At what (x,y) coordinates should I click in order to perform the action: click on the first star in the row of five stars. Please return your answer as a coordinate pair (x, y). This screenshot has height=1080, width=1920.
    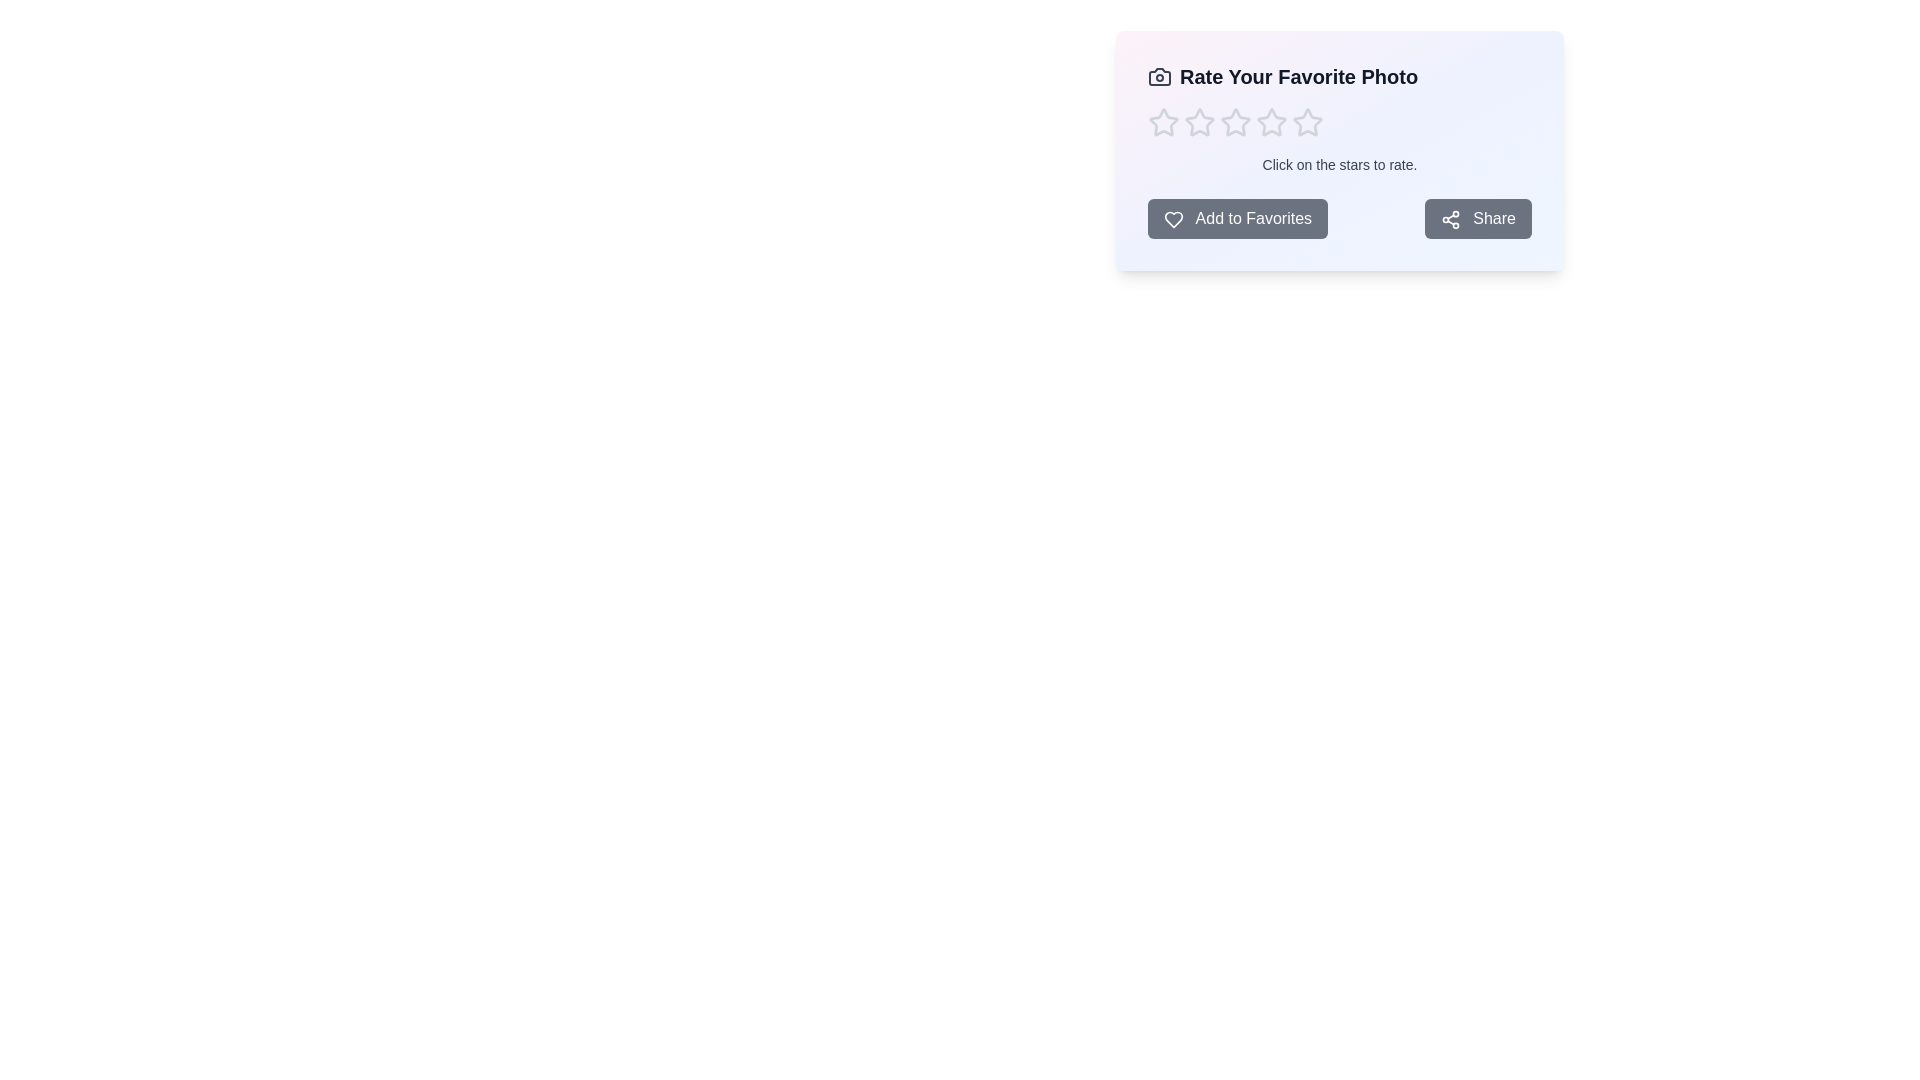
    Looking at the image, I should click on (1199, 122).